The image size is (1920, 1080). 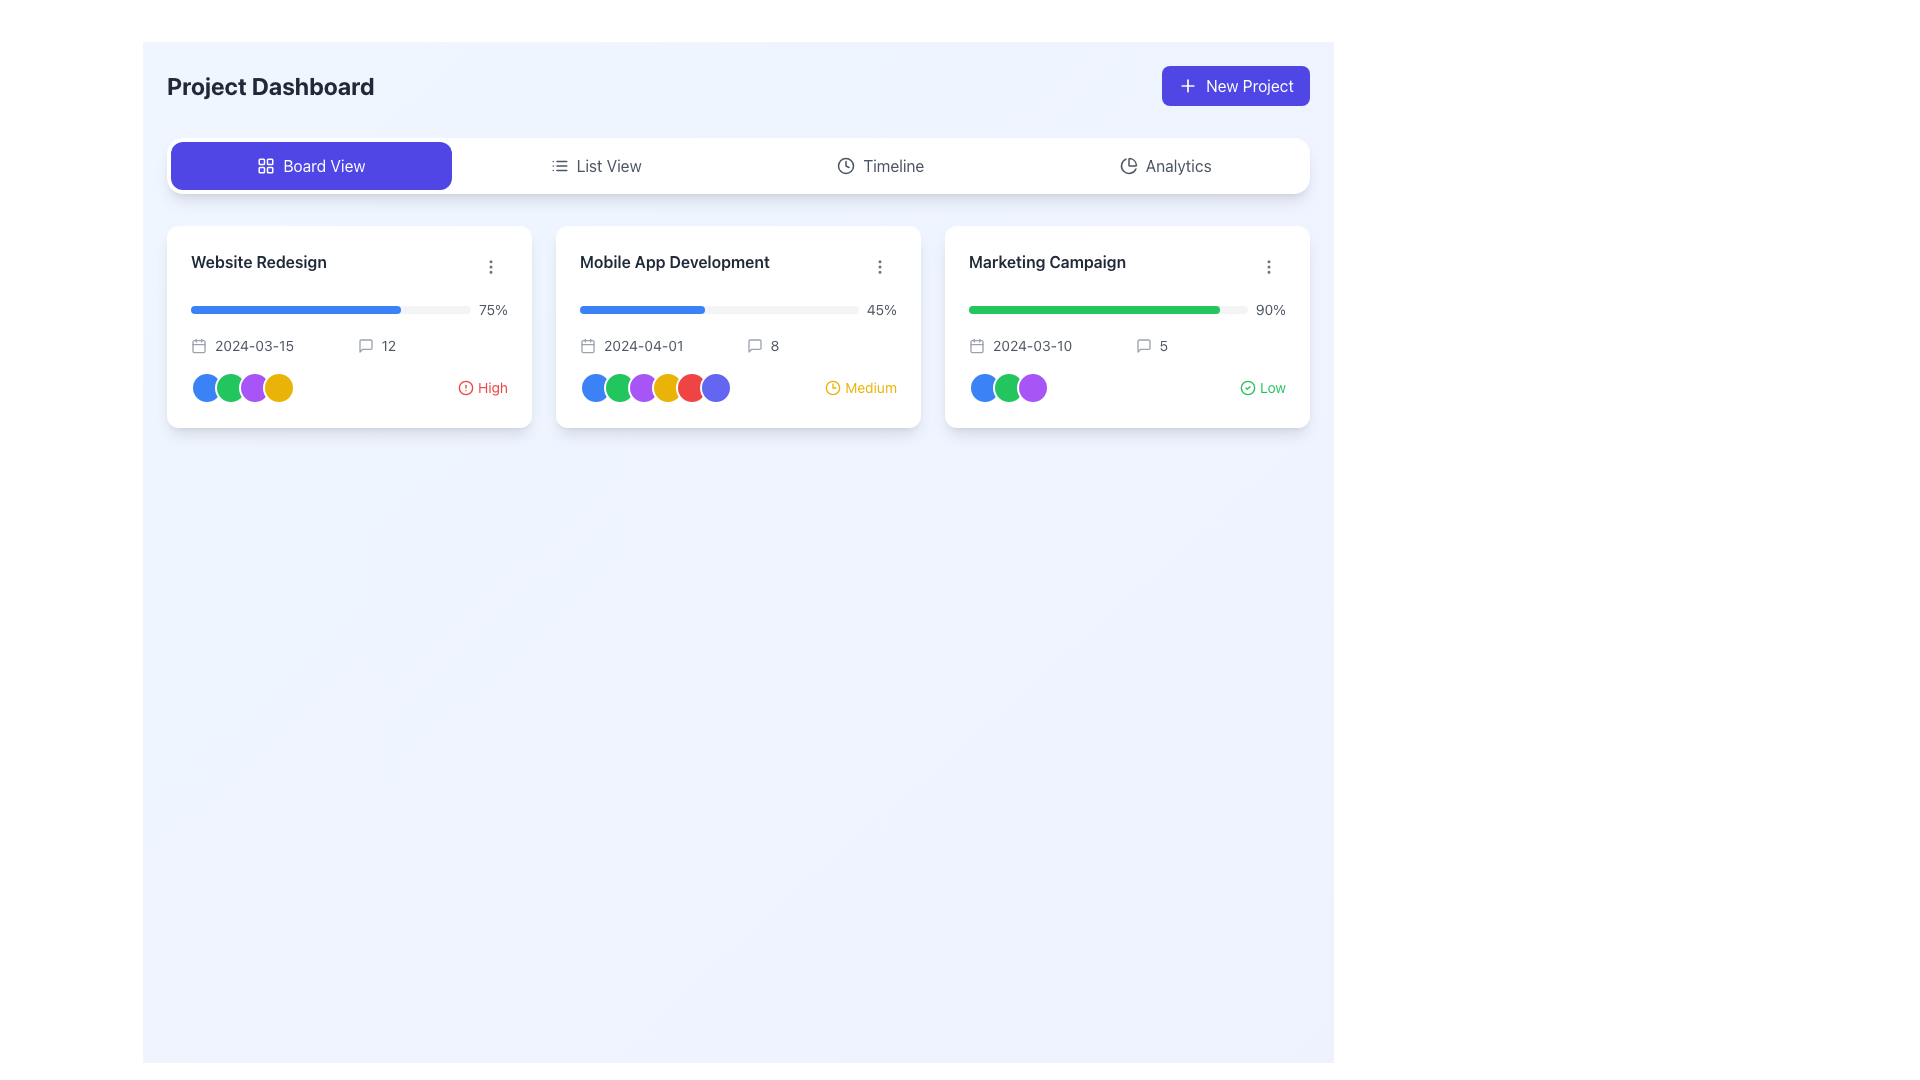 I want to click on the group of decorative circular indicators representing team members for the 'Mobile App Development' project, located centrally within the corresponding card on the dashboard interface, so click(x=656, y=388).